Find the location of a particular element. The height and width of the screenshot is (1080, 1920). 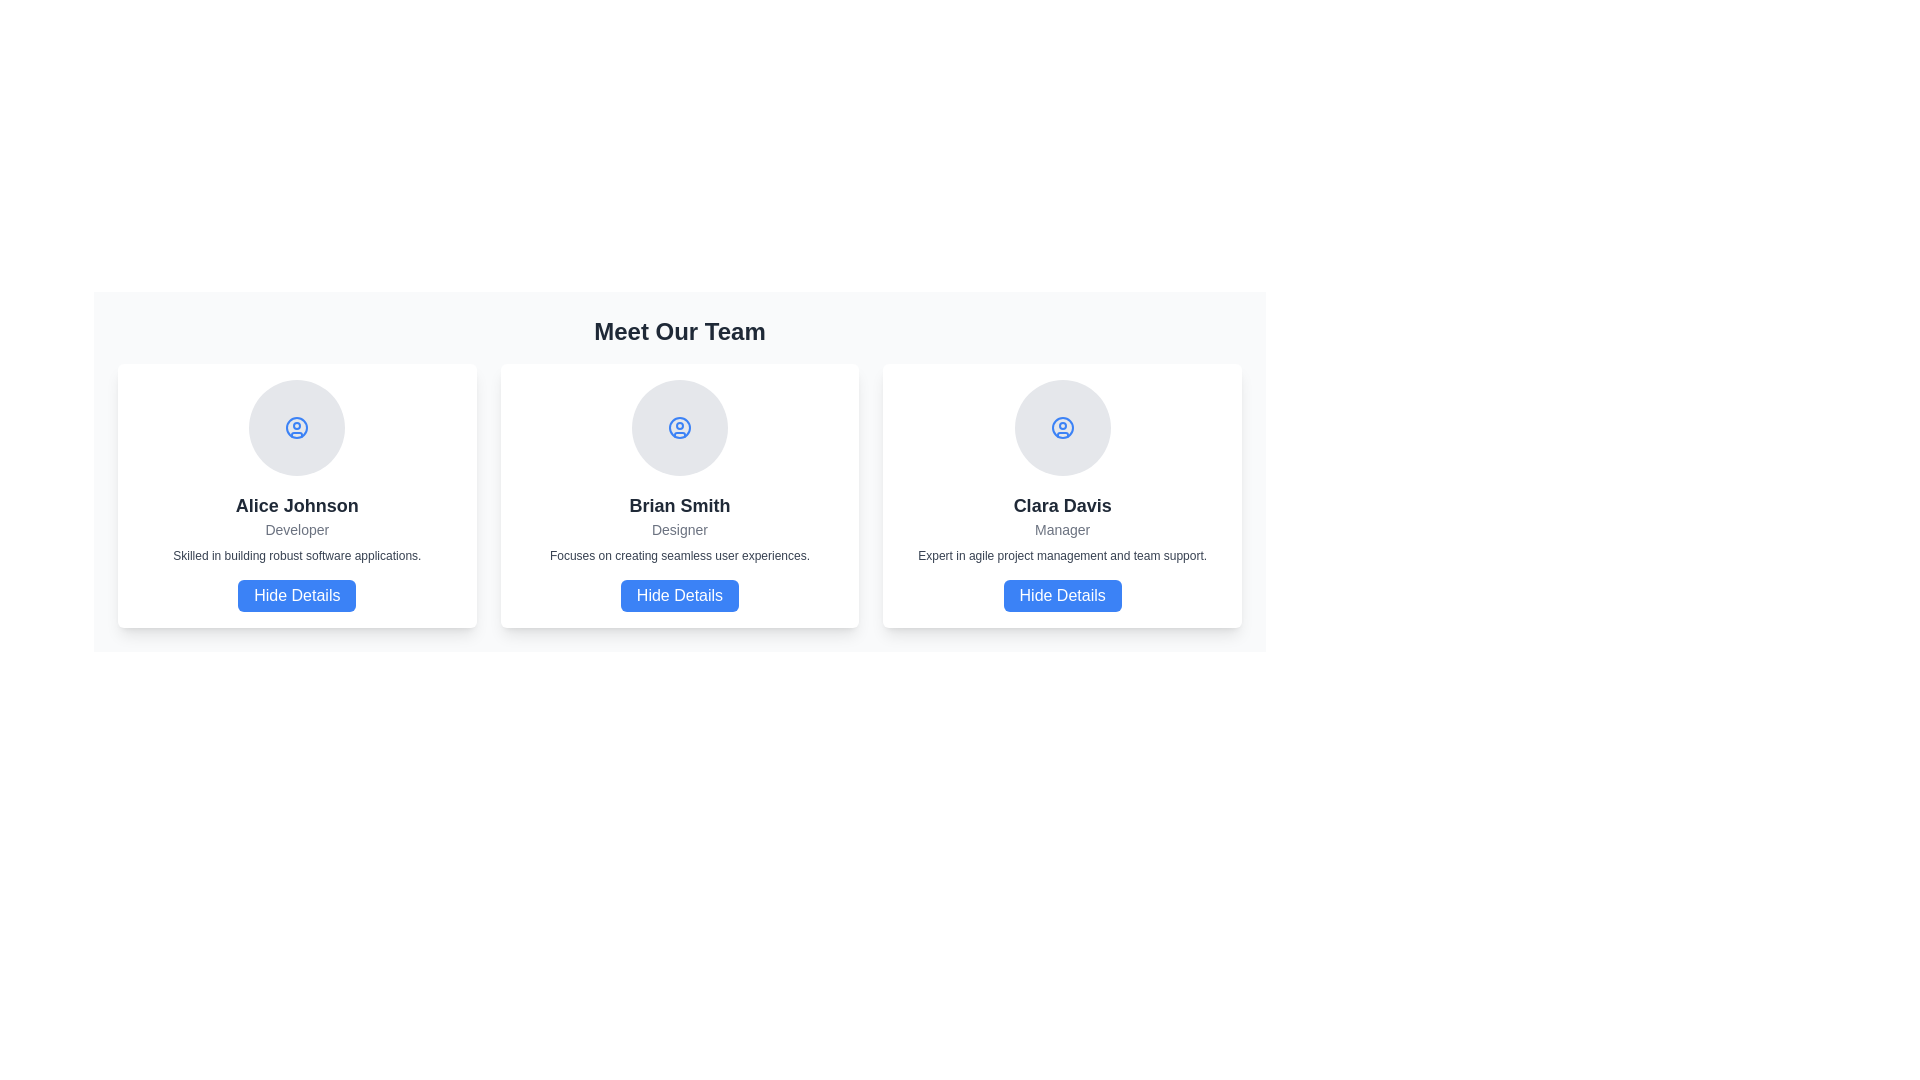

the button at the bottom center of Clara Davis' profile card is located at coordinates (1061, 595).